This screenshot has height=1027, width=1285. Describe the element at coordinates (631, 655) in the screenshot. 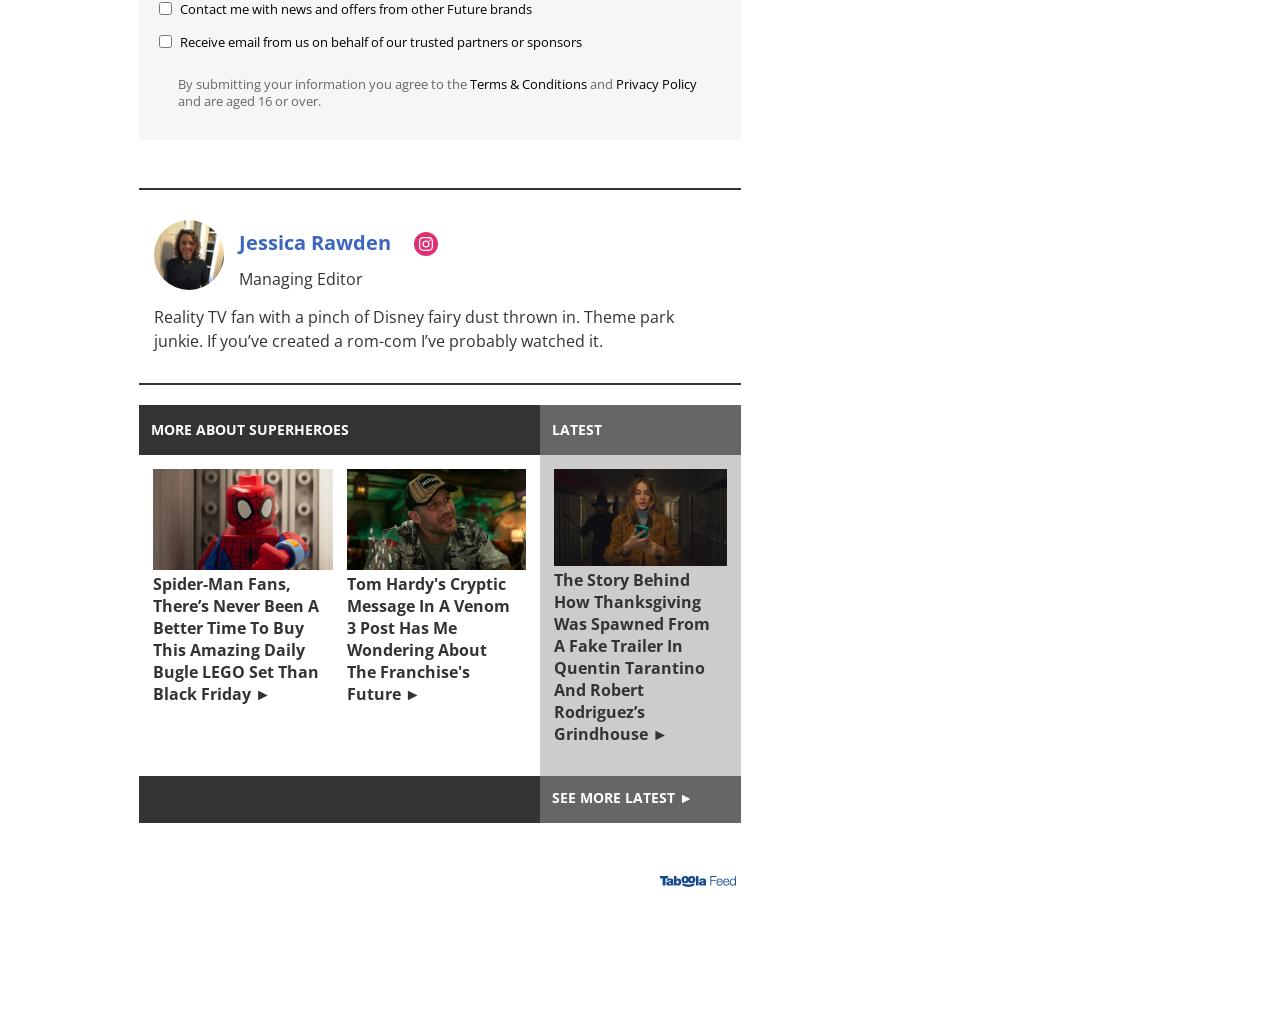

I see `'The Story Behind How Thanksgiving Was Spawned From A Fake Trailer In Quentin Tarantino And Robert Rodriguez’s Grindhouse'` at that location.